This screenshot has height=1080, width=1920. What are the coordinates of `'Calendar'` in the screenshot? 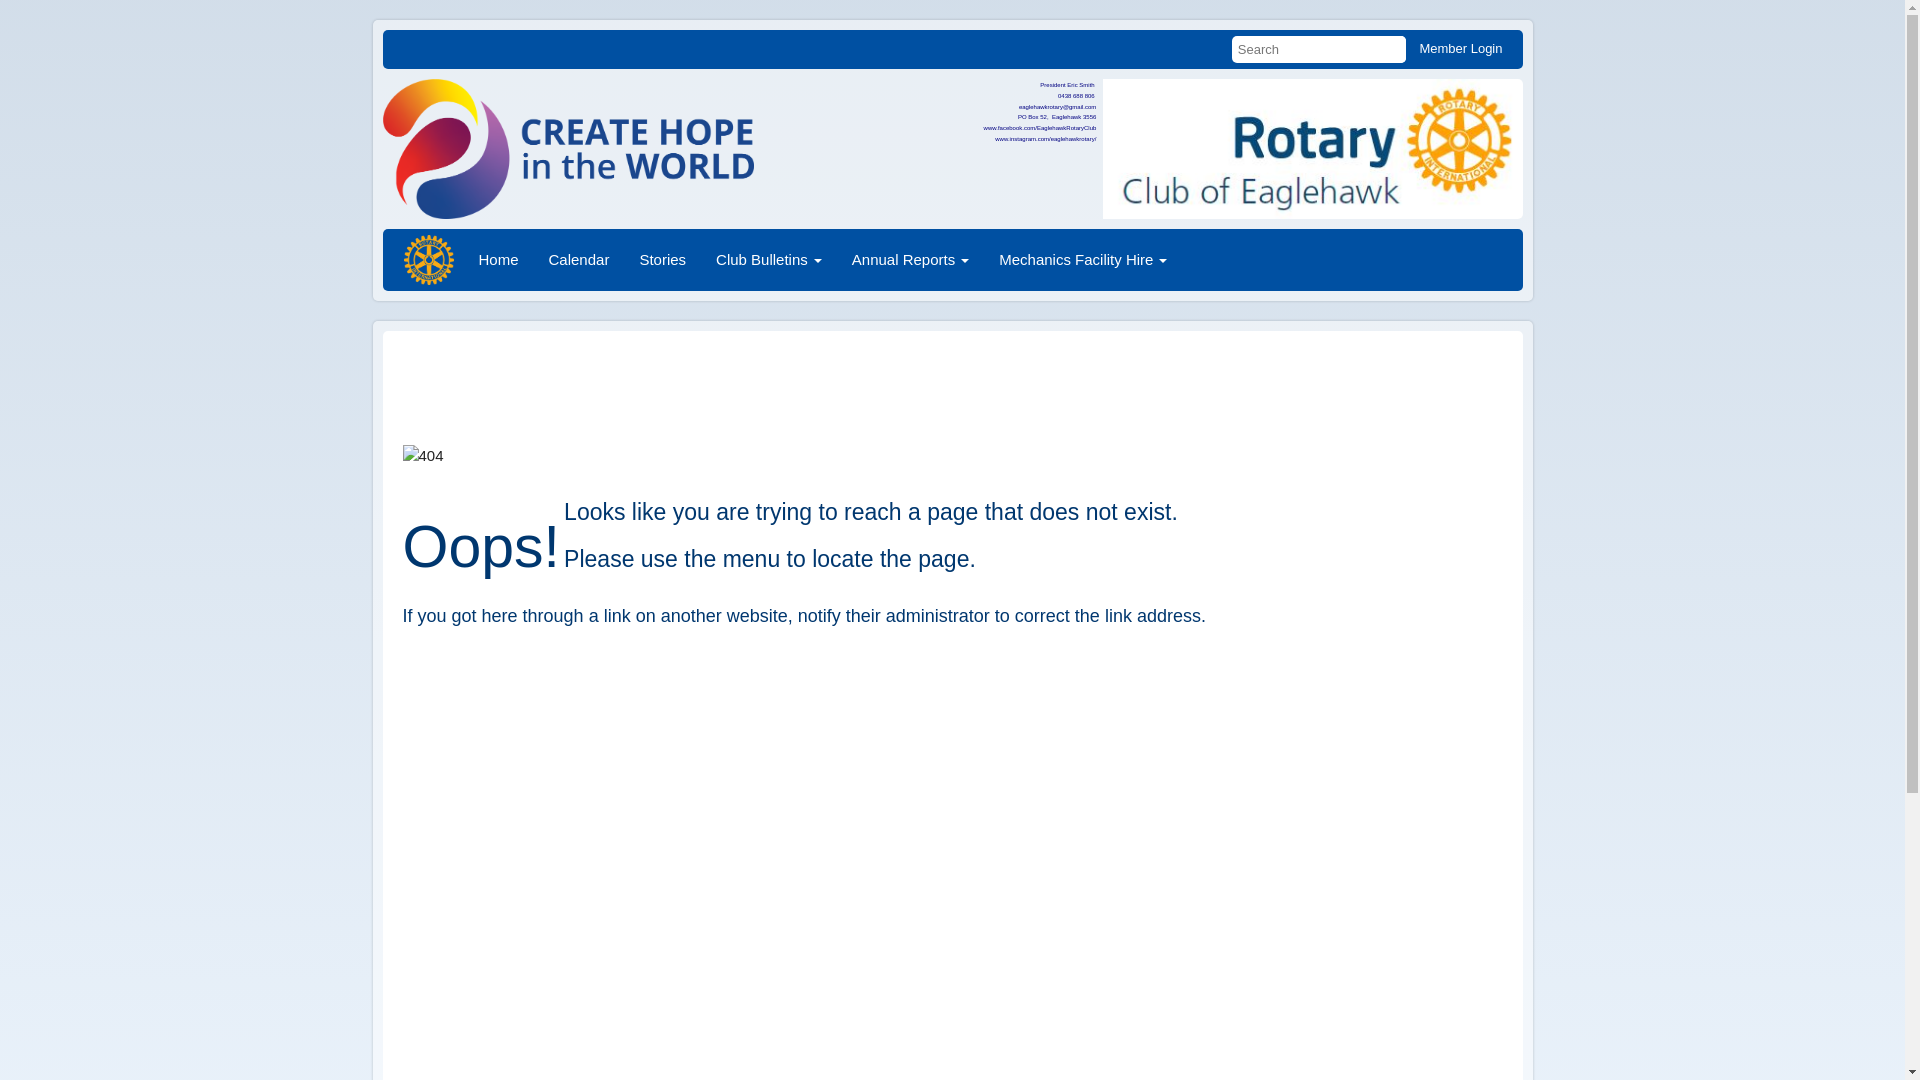 It's located at (578, 258).